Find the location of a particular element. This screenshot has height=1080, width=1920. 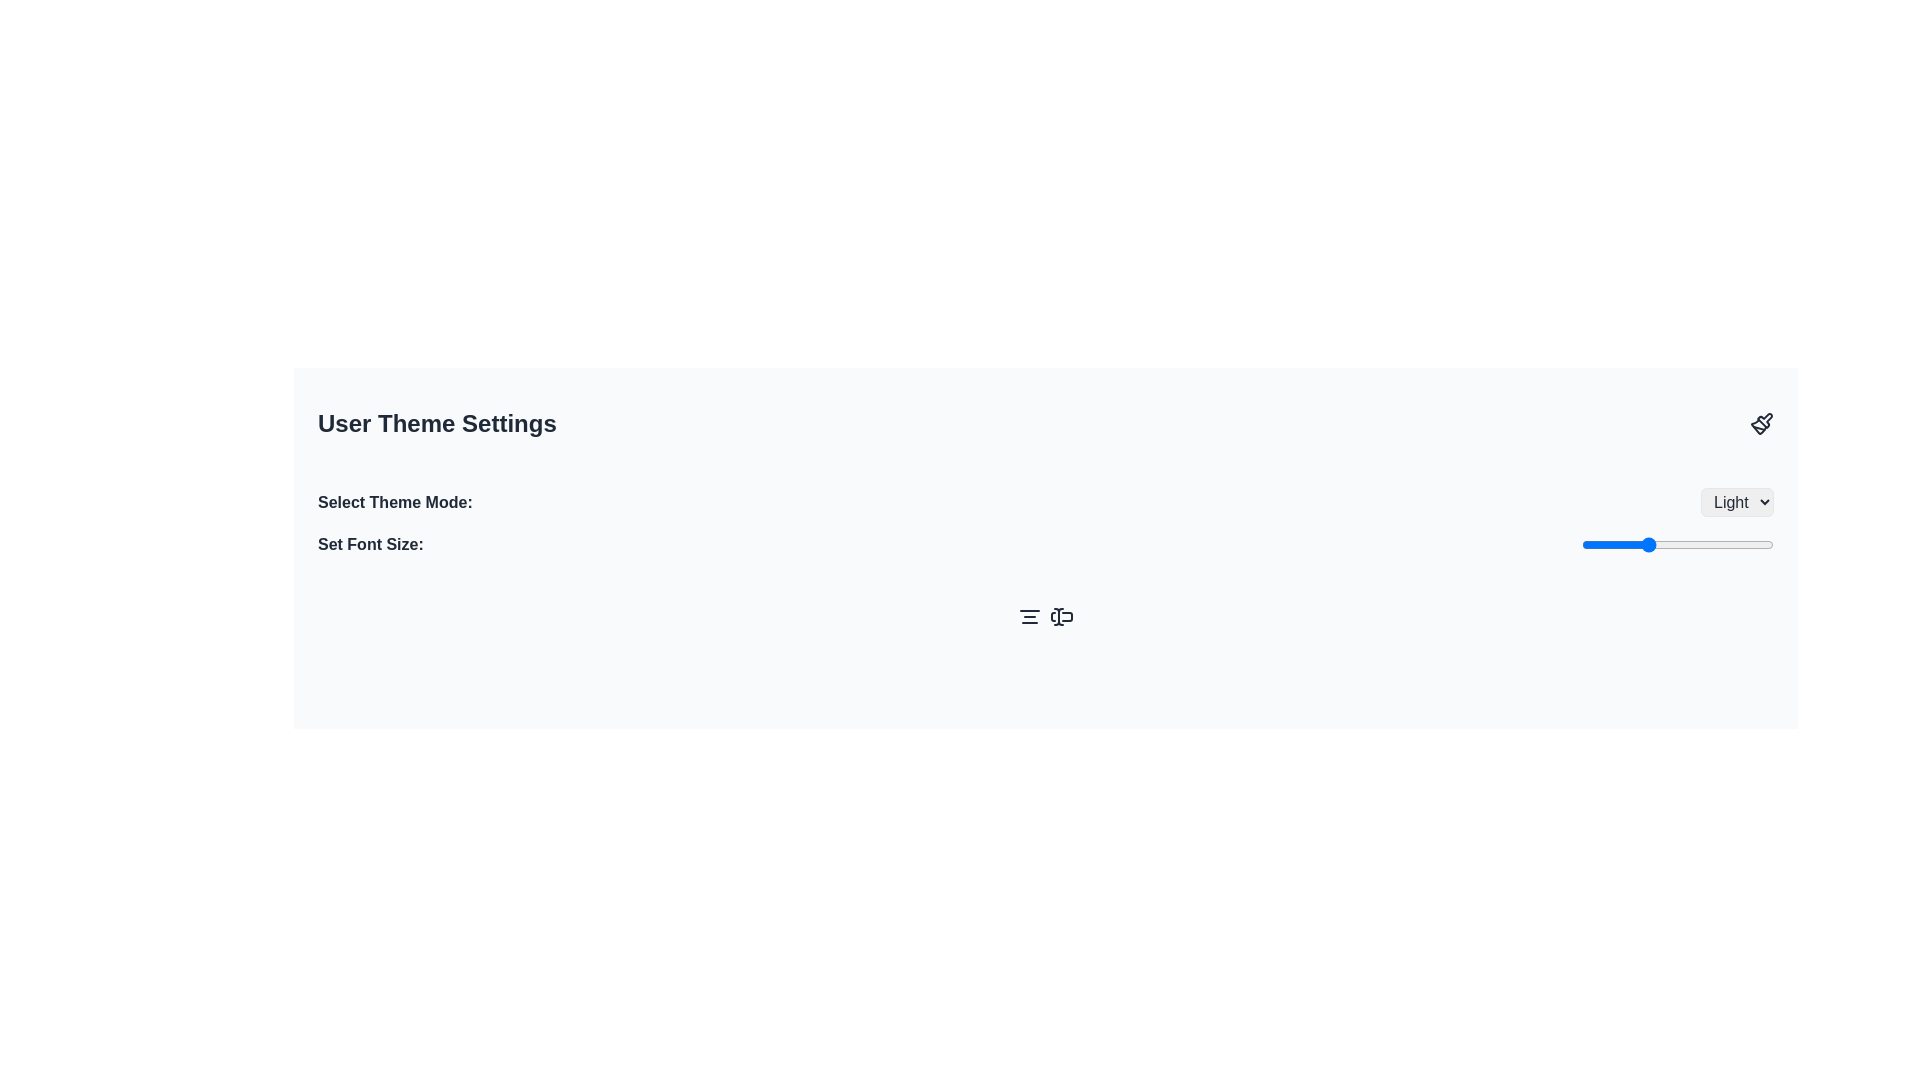

the font size is located at coordinates (1756, 544).